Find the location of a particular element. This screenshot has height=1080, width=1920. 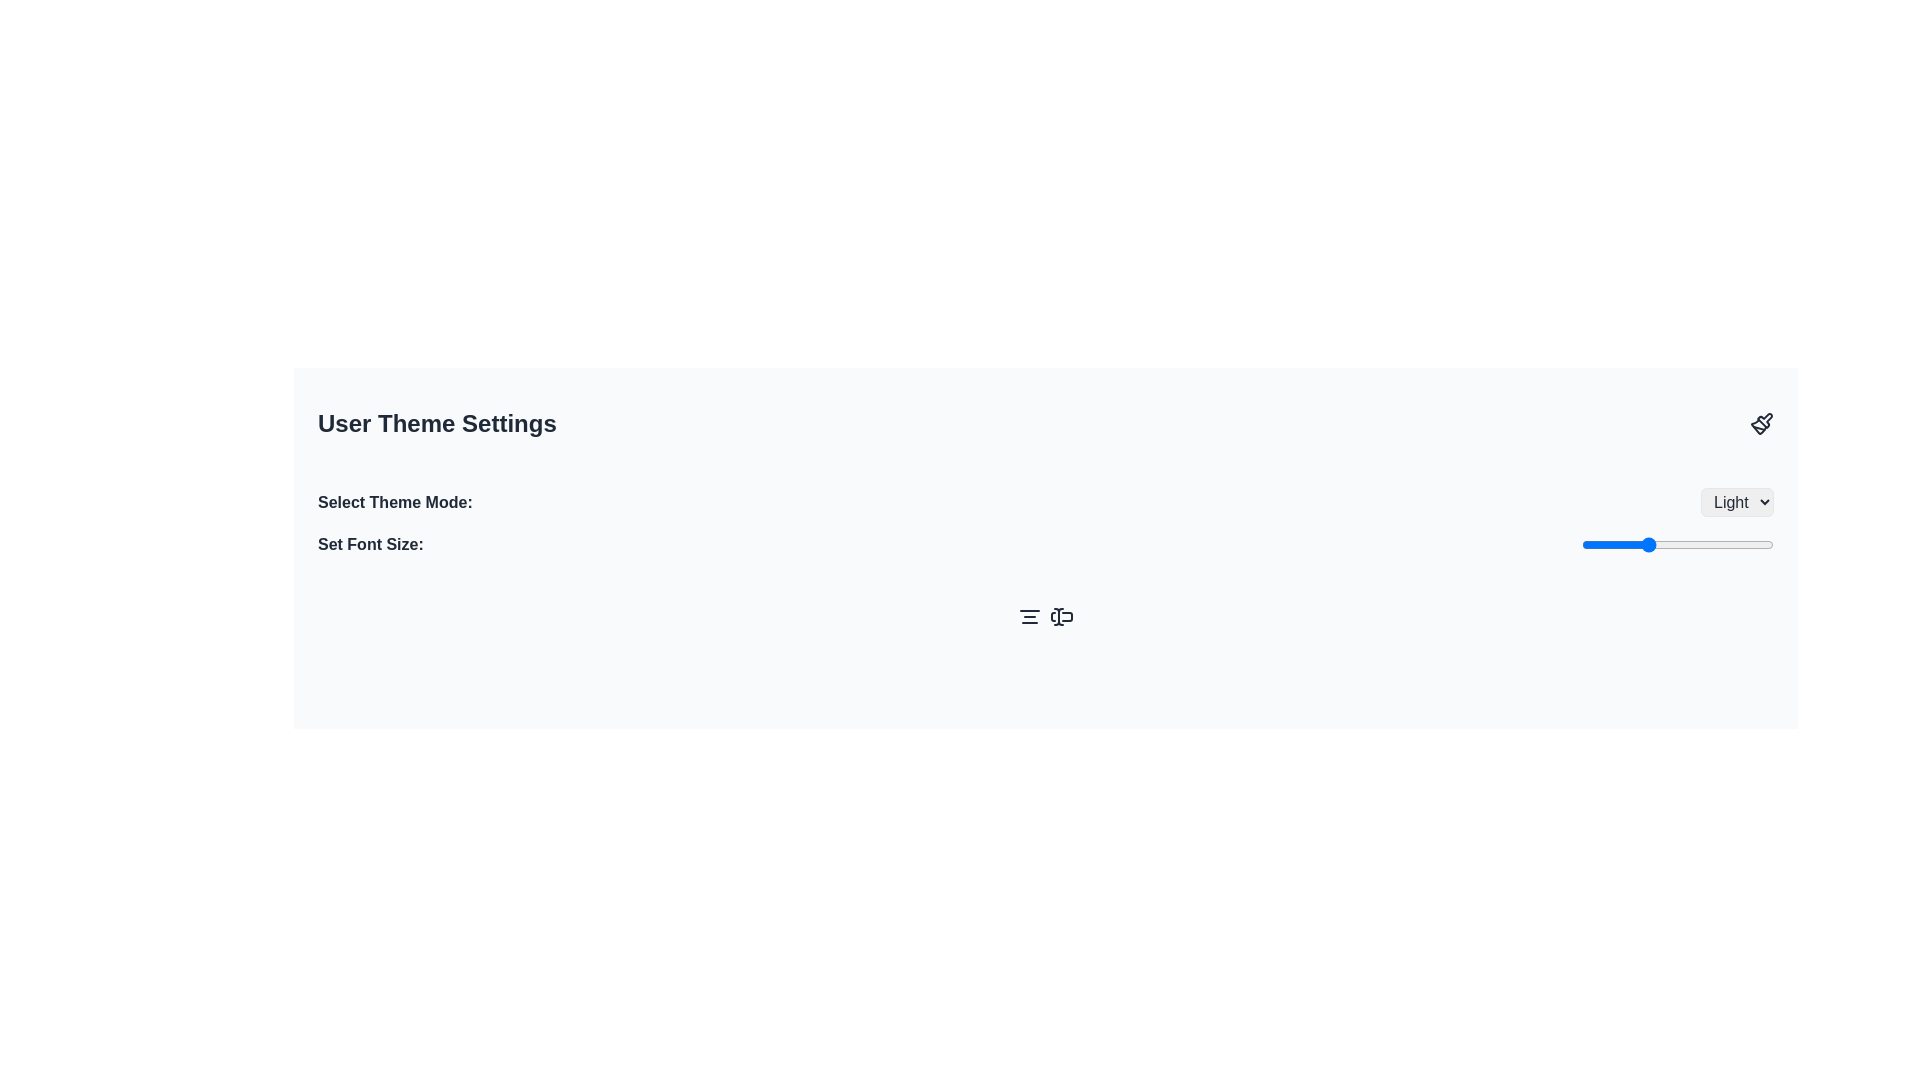

the font size is located at coordinates (1756, 544).